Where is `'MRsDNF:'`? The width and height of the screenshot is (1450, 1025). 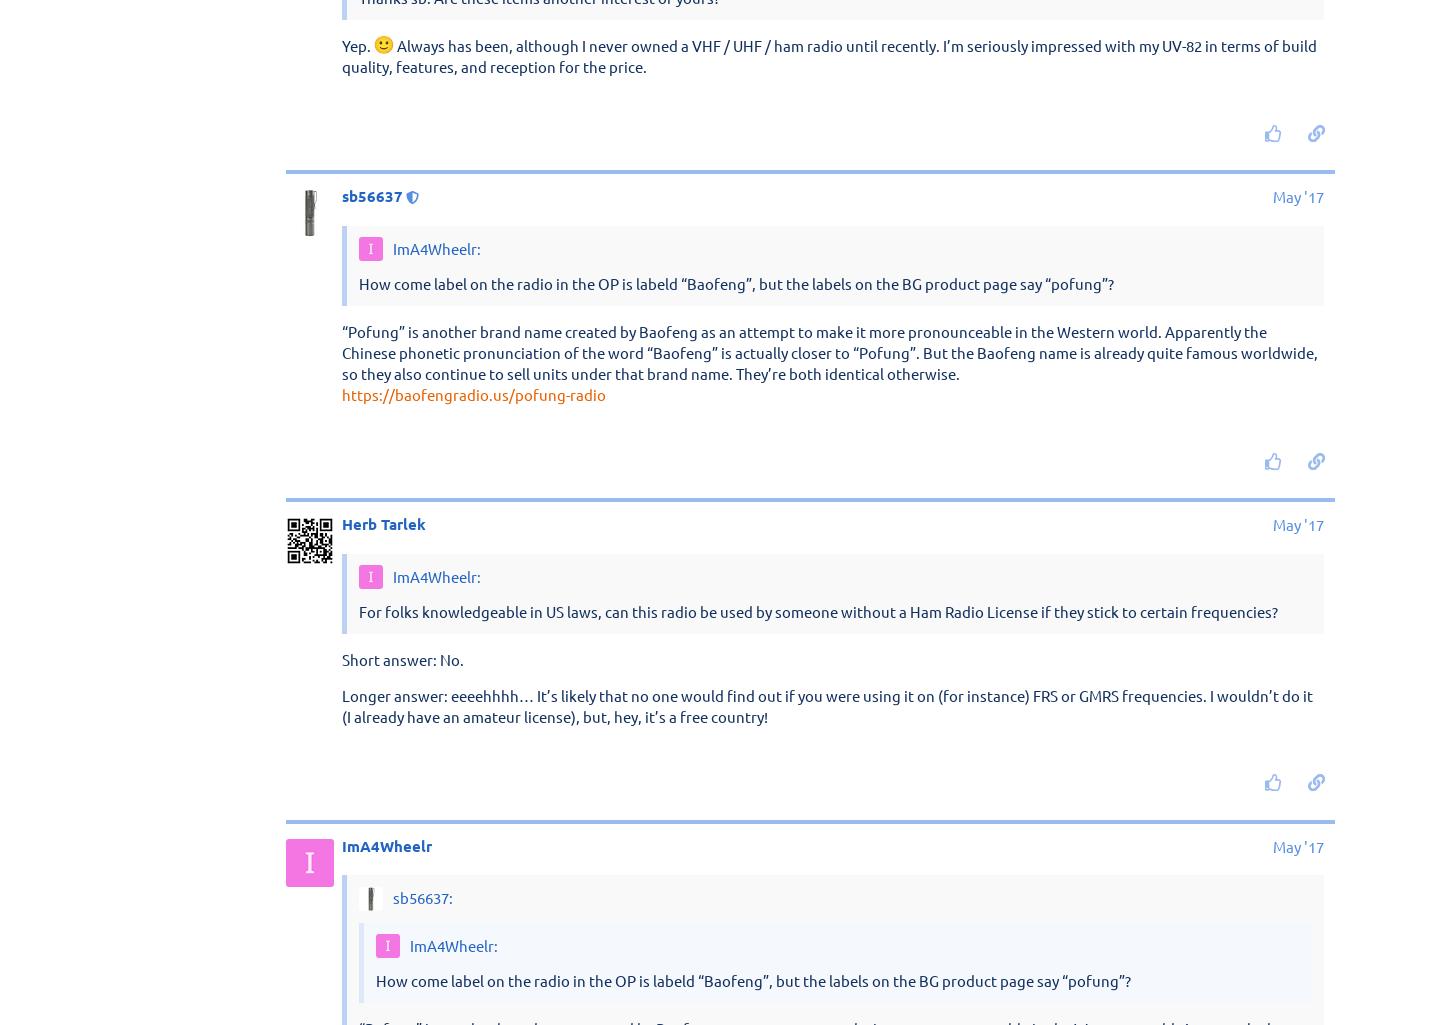
'MRsDNF:' is located at coordinates (421, 540).